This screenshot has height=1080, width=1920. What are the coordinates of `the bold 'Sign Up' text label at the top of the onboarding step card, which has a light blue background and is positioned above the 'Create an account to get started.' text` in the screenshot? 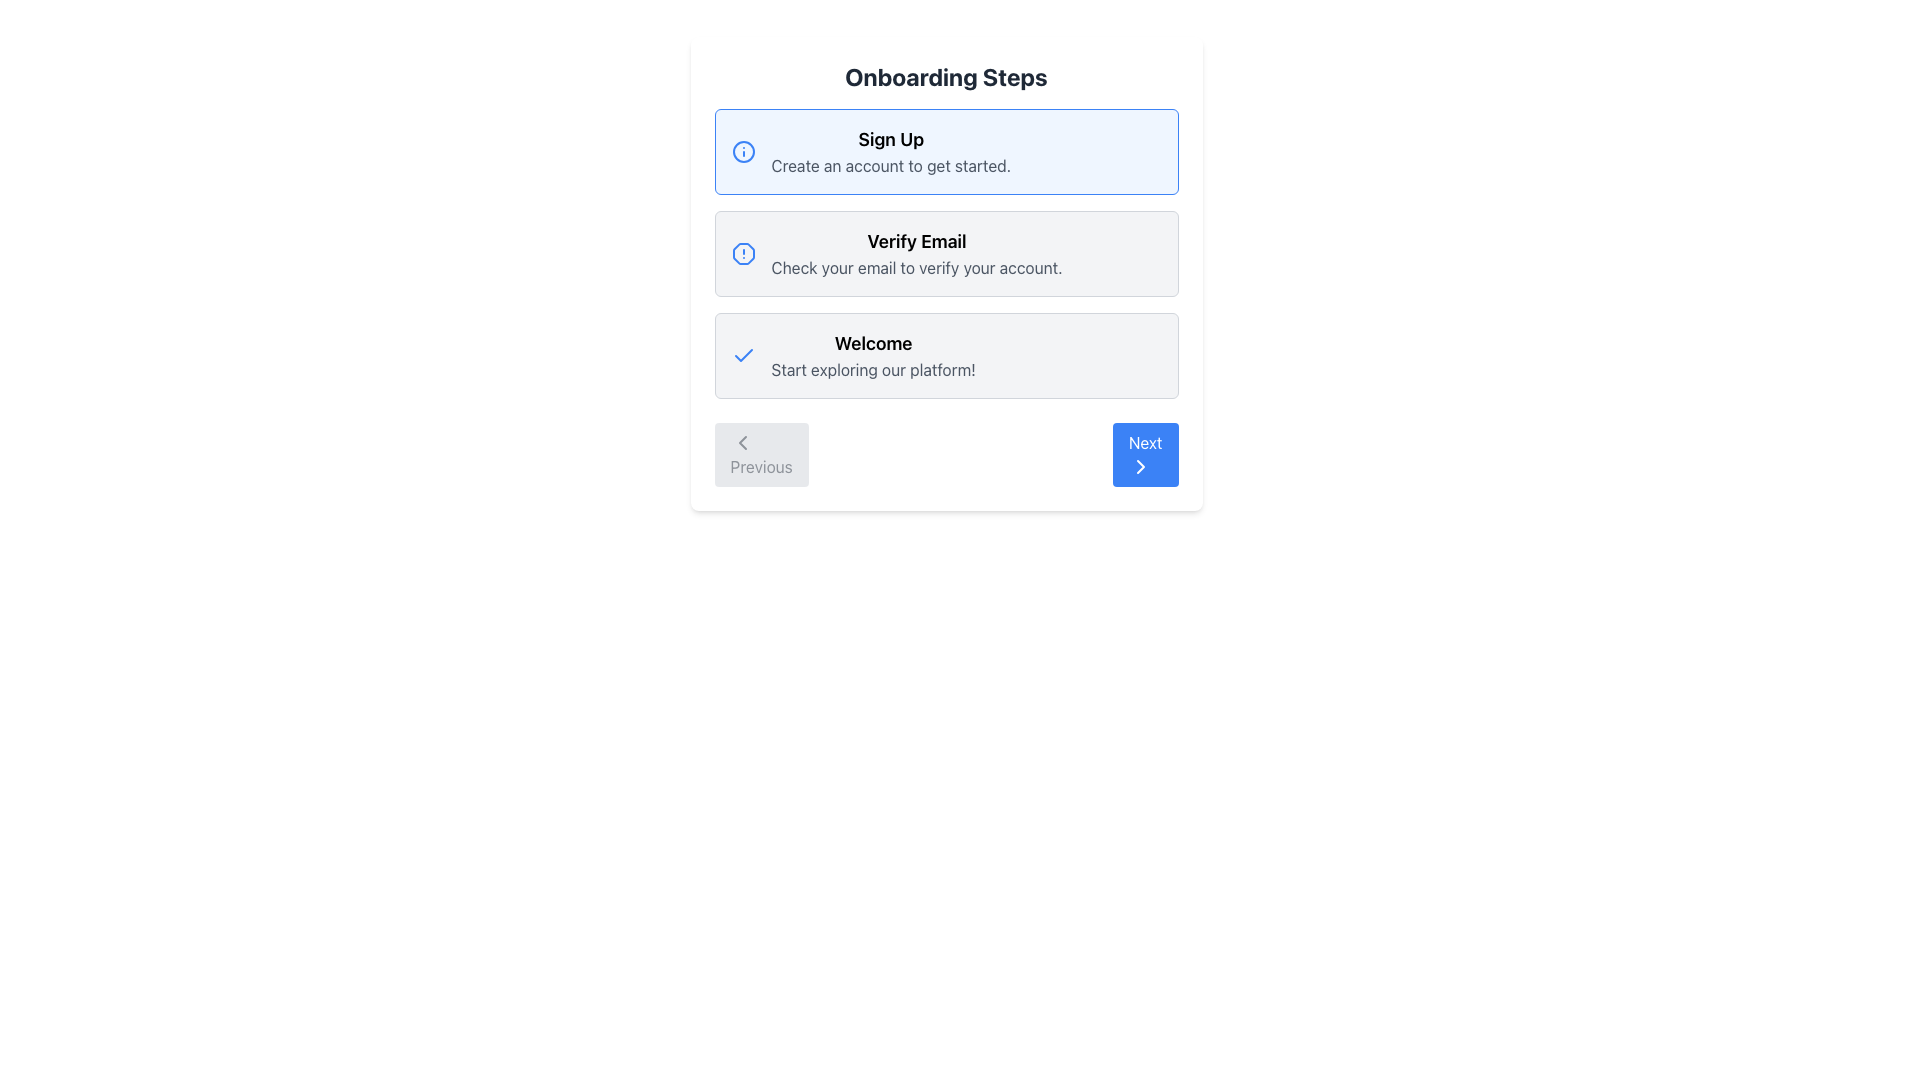 It's located at (890, 138).